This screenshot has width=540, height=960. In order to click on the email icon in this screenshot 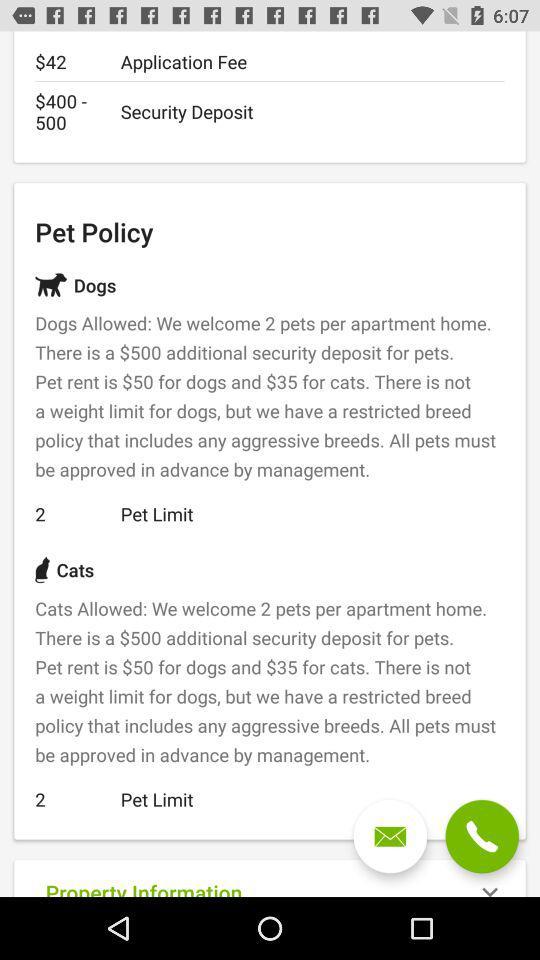, I will do `click(390, 836)`.